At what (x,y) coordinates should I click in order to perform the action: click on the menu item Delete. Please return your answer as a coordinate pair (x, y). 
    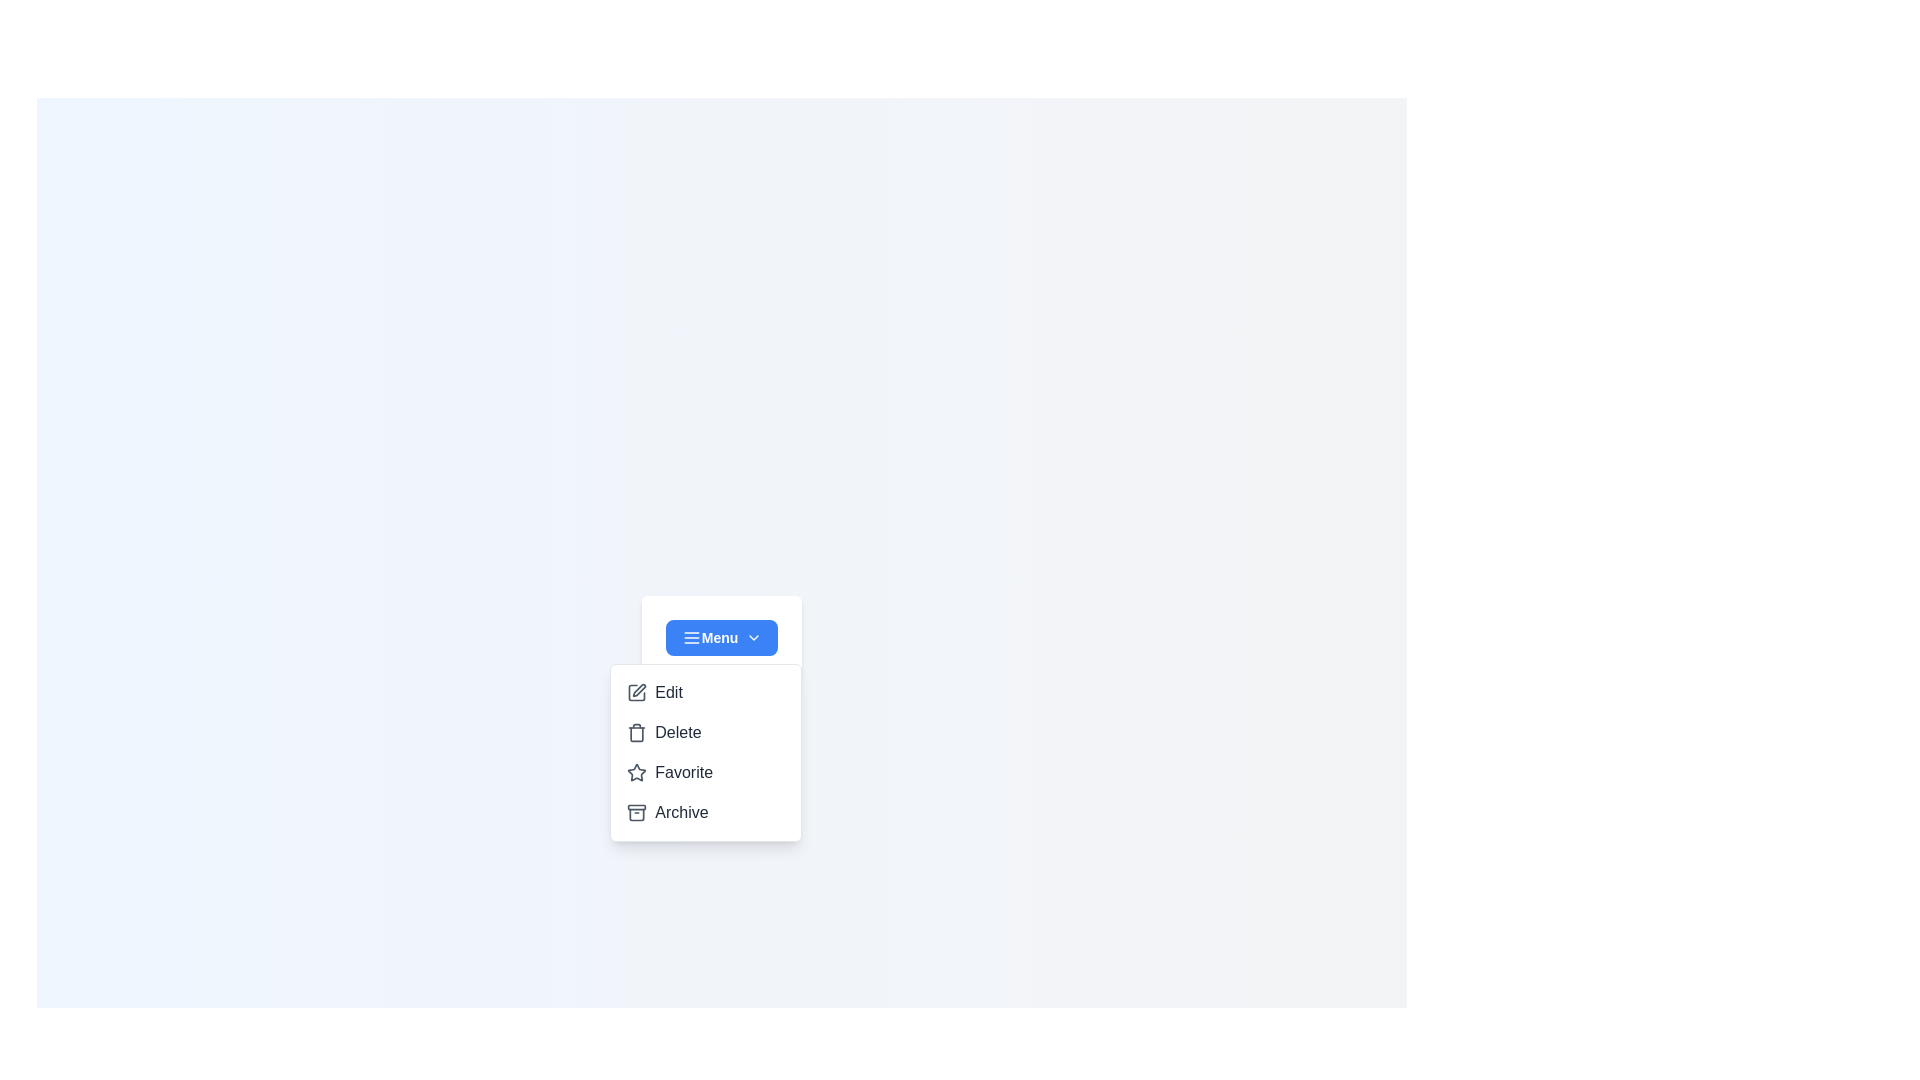
    Looking at the image, I should click on (706, 732).